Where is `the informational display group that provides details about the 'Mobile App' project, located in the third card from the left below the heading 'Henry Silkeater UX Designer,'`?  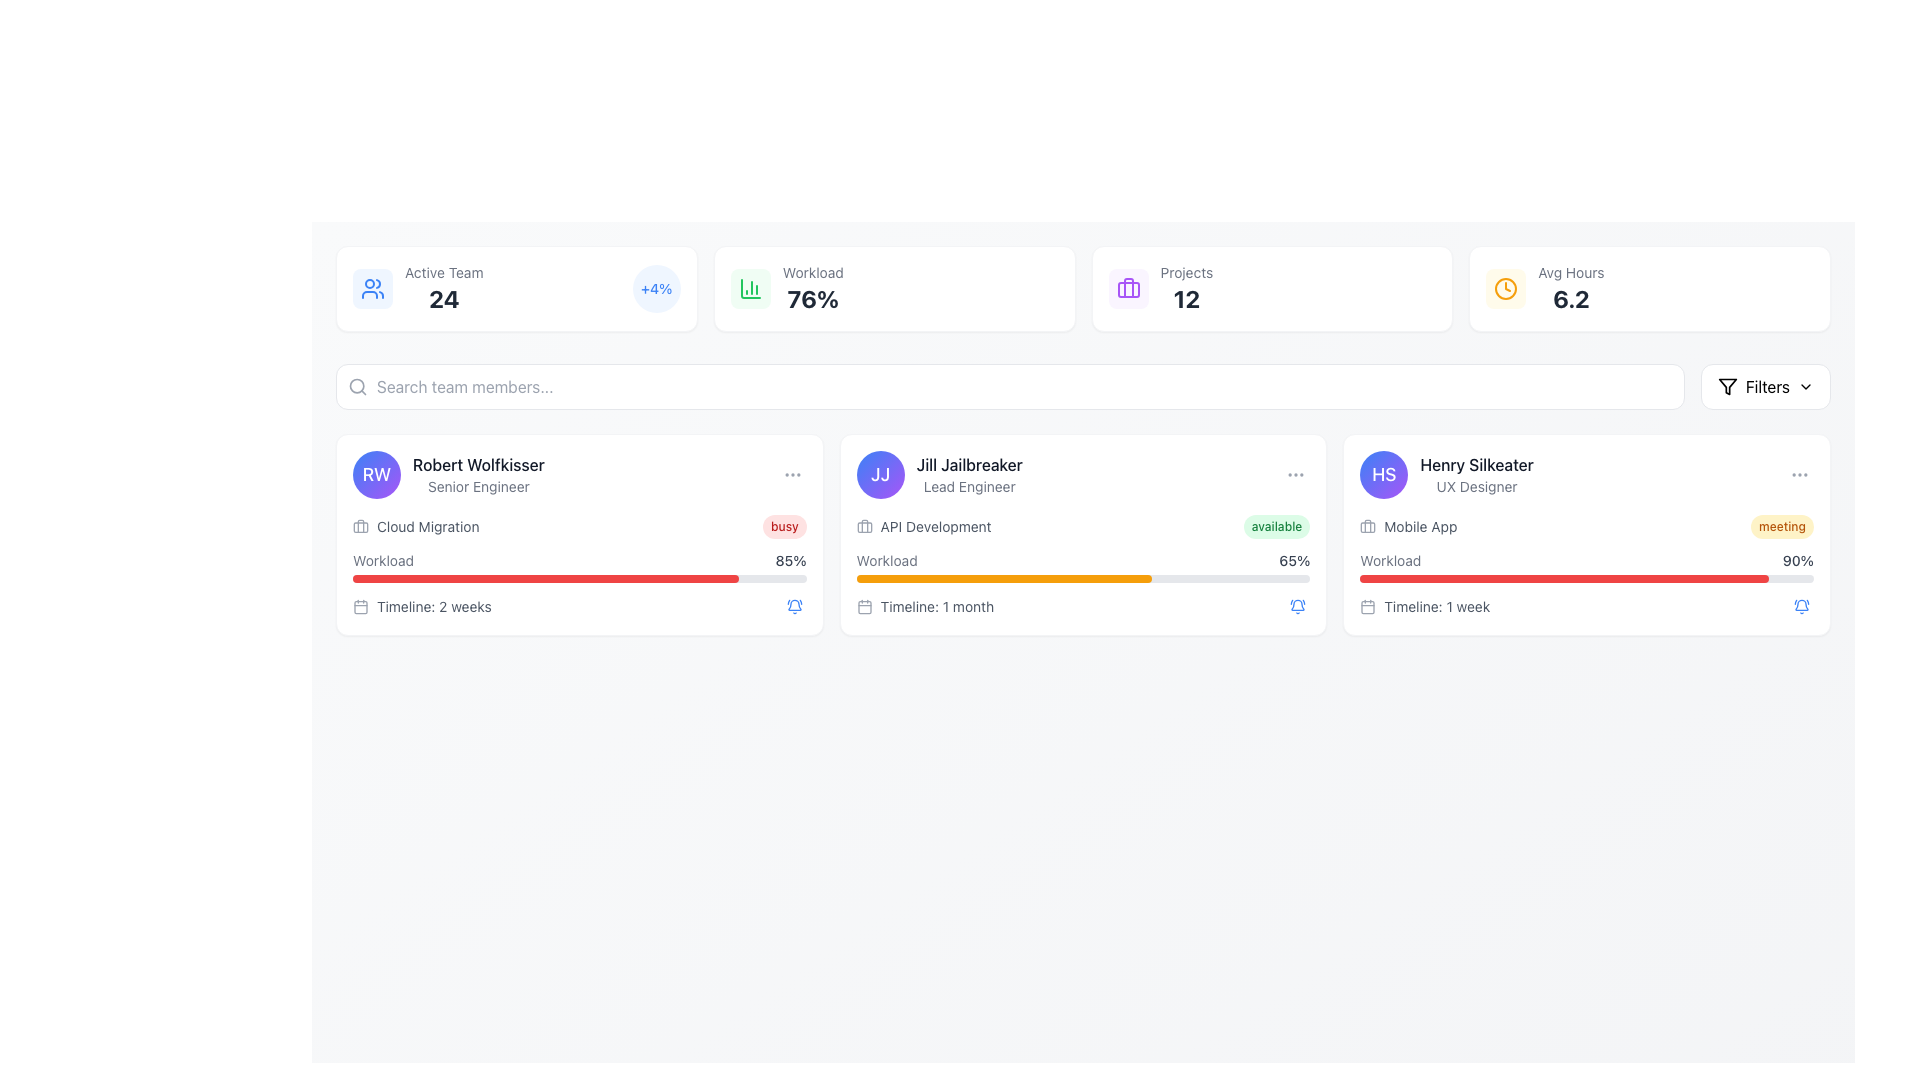
the informational display group that provides details about the 'Mobile App' project, located in the third card from the left below the heading 'Henry Silkeater UX Designer,' is located at coordinates (1586, 567).